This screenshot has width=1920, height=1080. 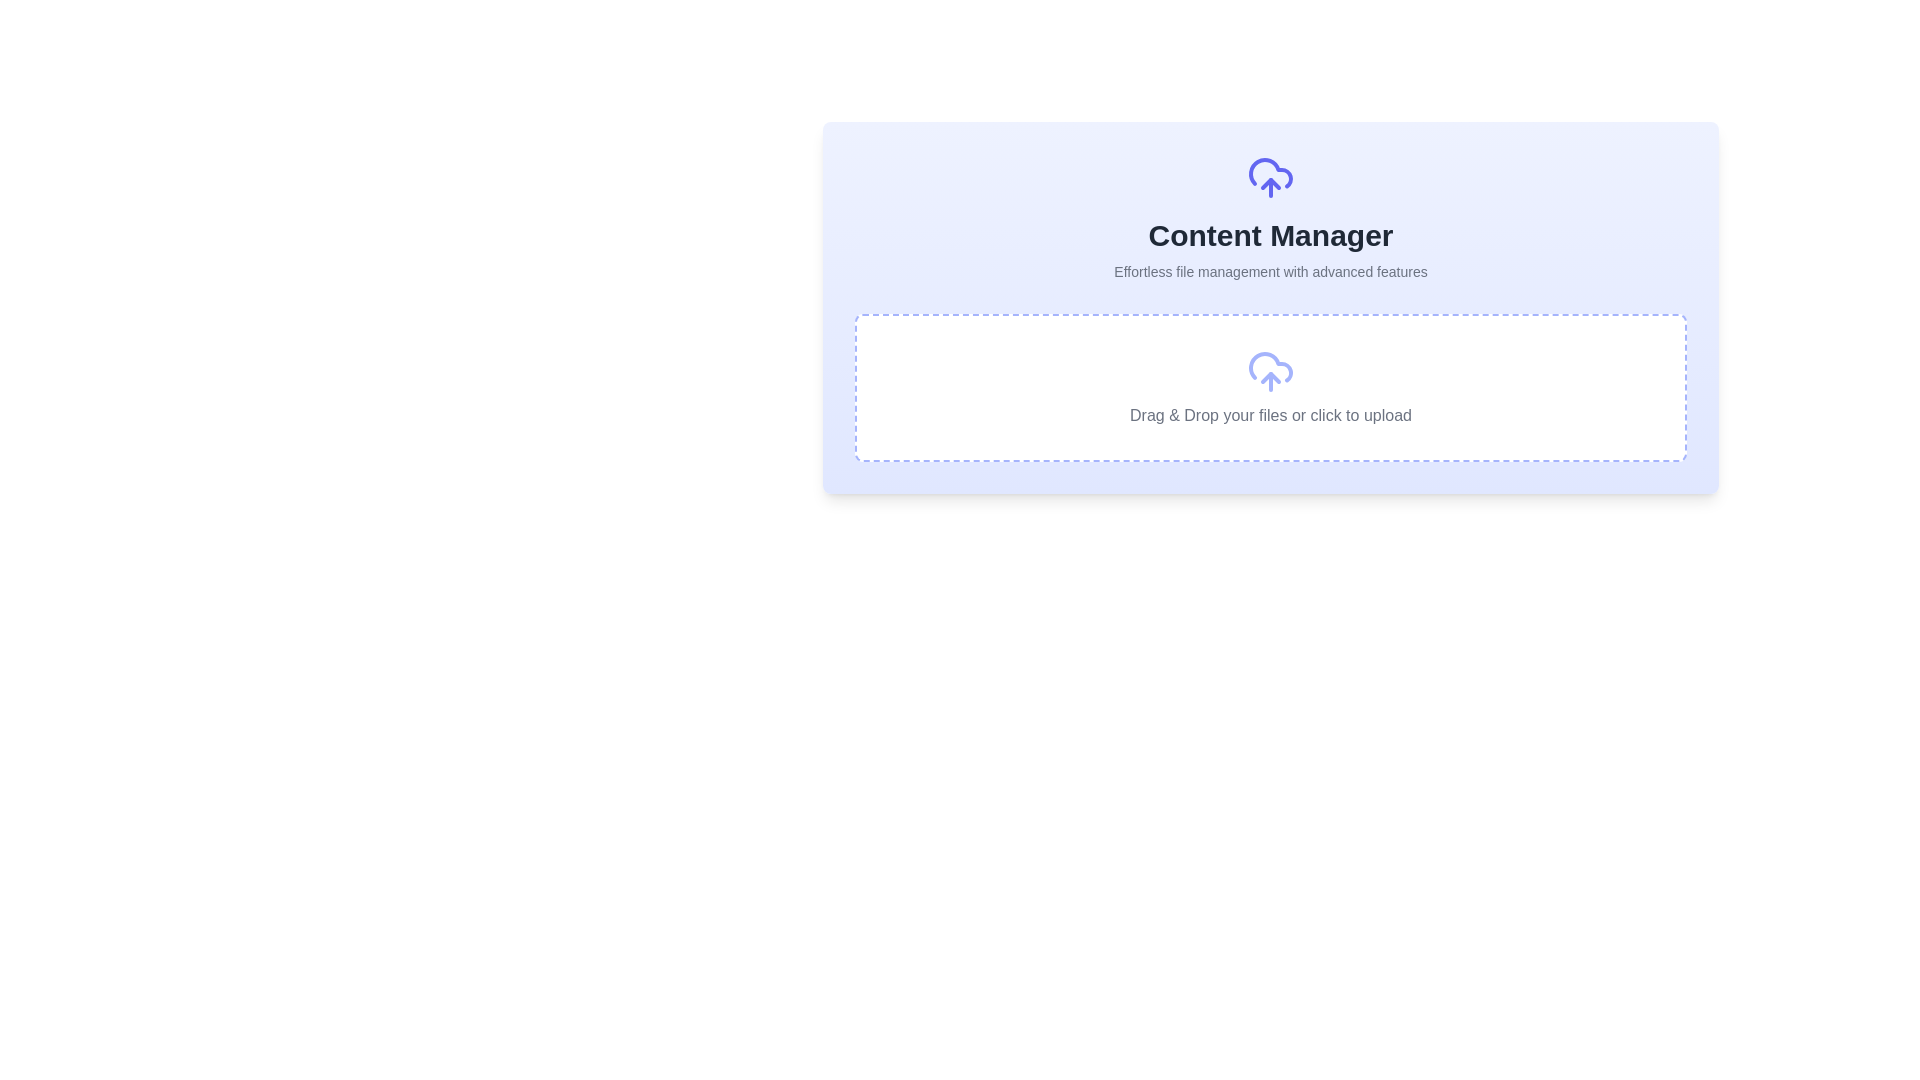 What do you see at coordinates (1270, 176) in the screenshot?
I see `the blue cloud icon with an upward arrow` at bounding box center [1270, 176].